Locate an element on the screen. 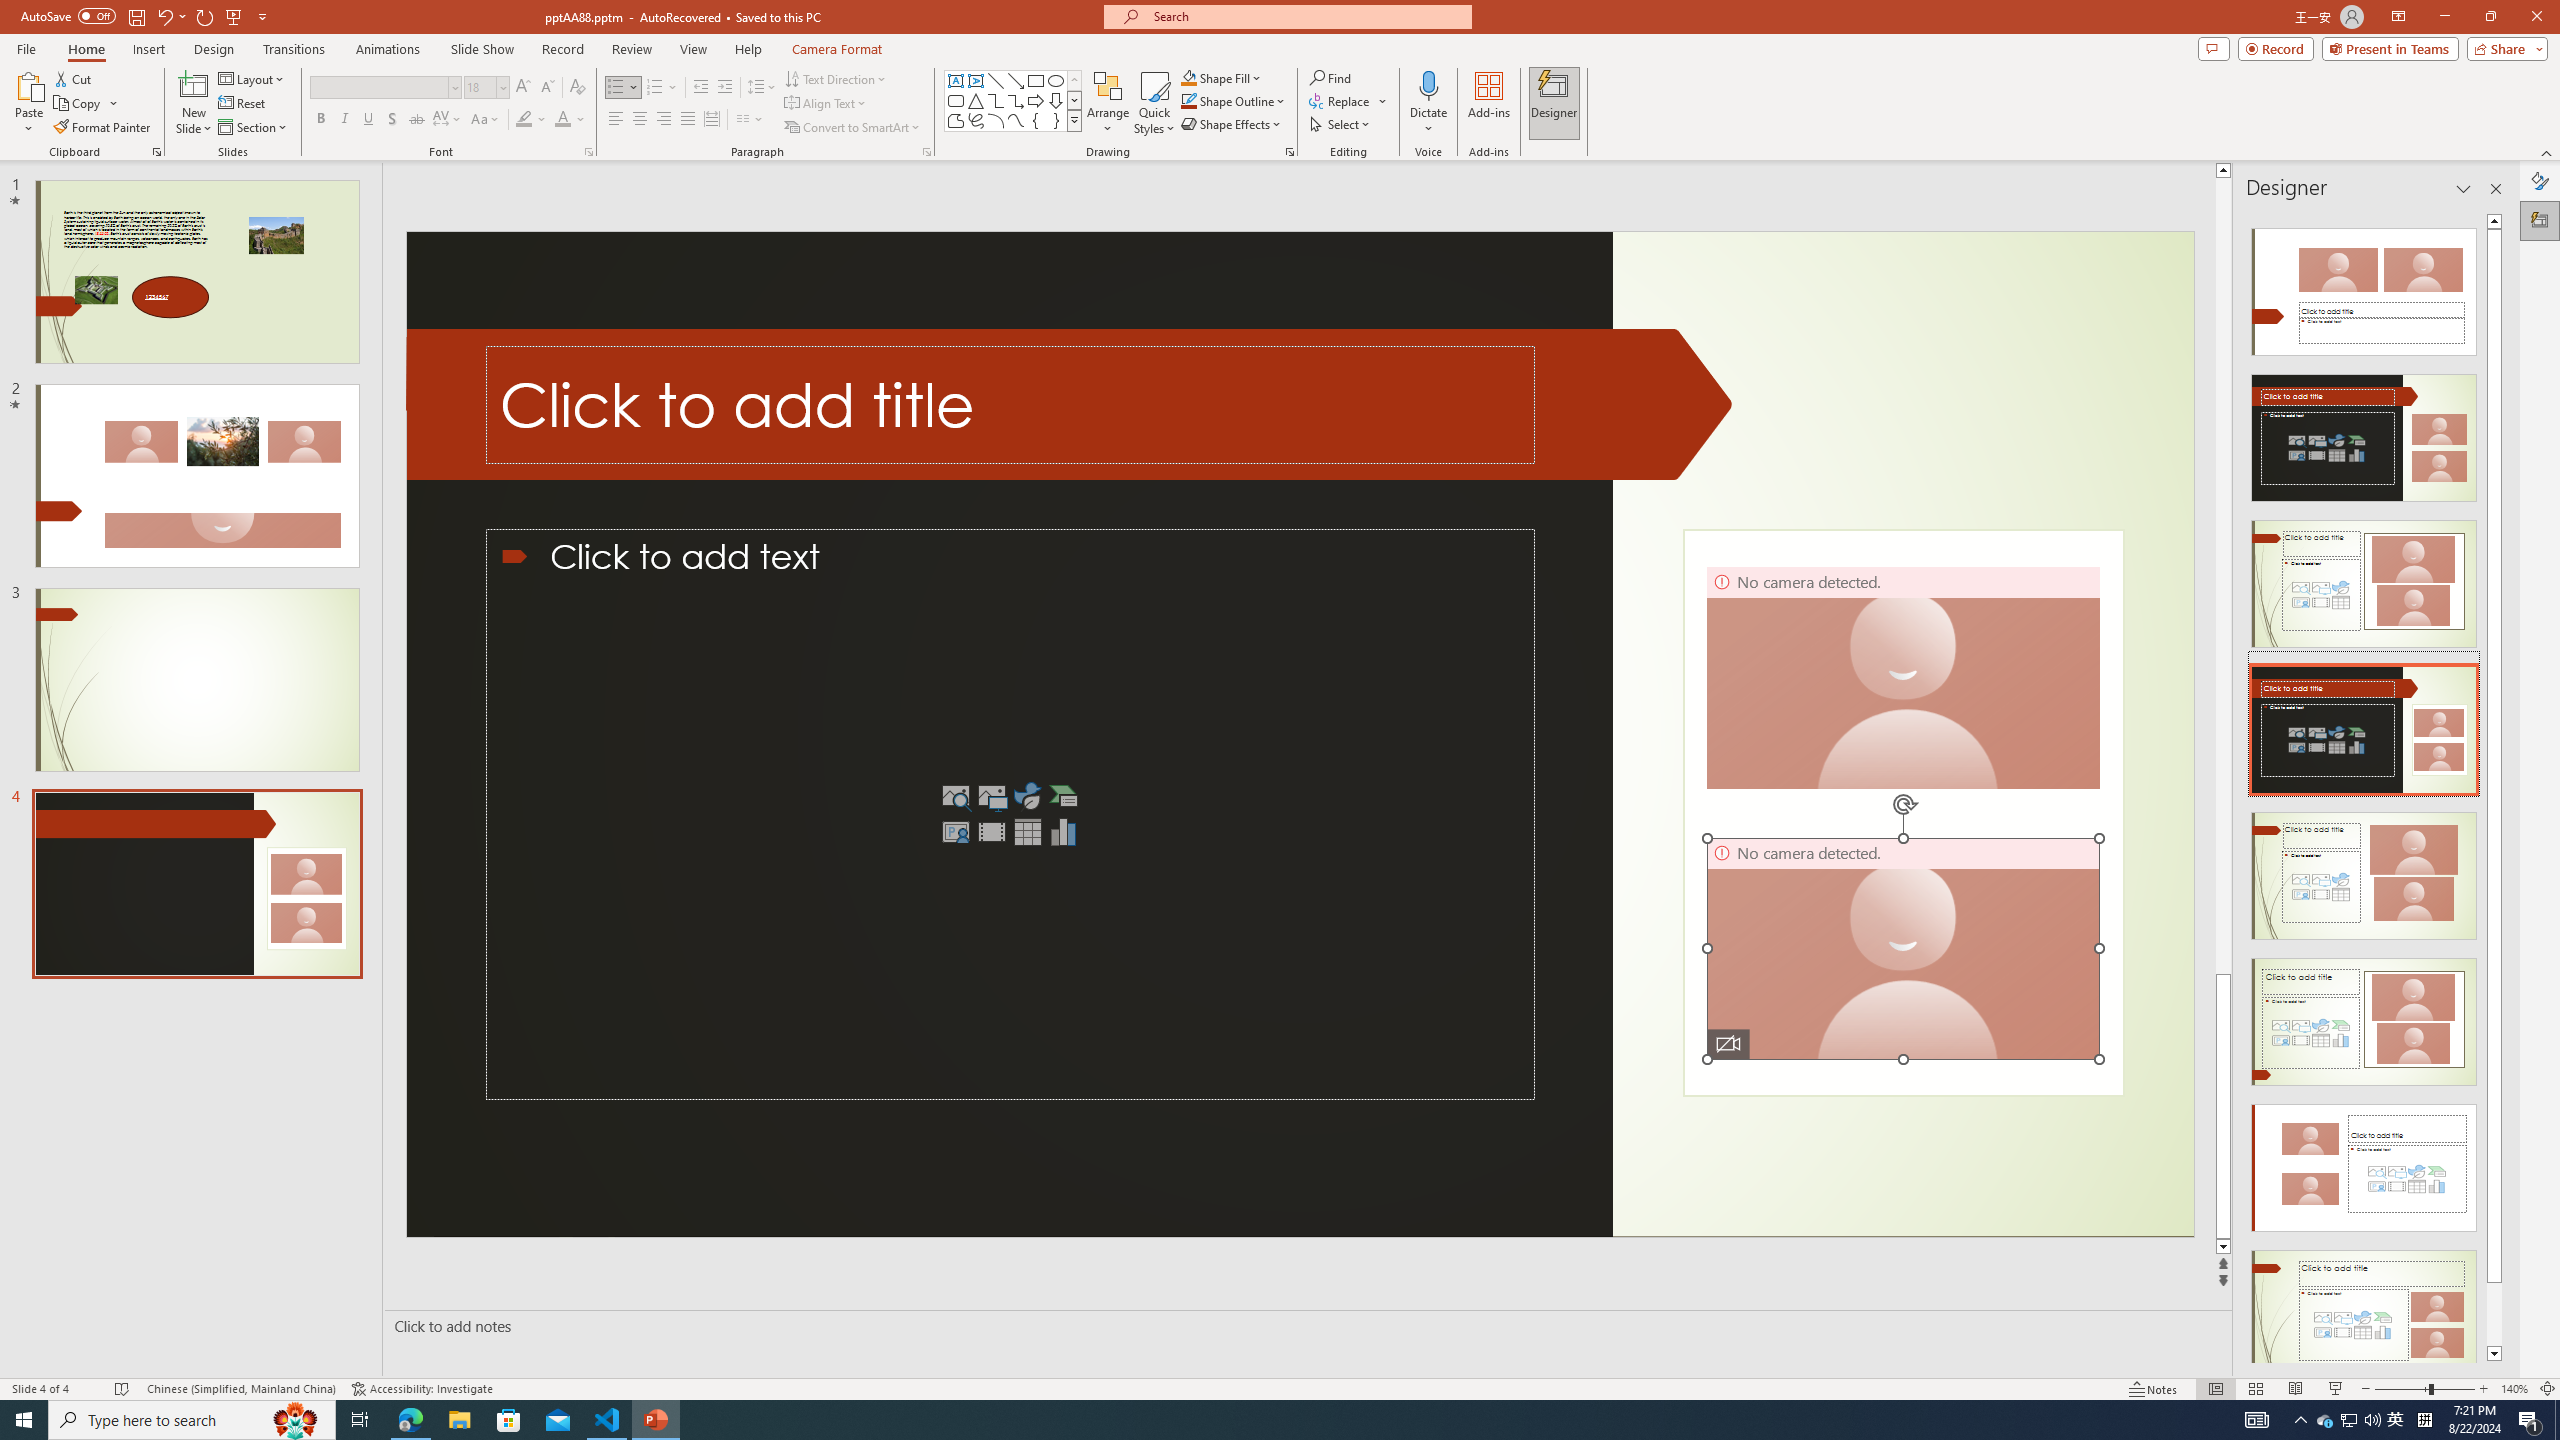  'Arrange' is located at coordinates (1108, 103).